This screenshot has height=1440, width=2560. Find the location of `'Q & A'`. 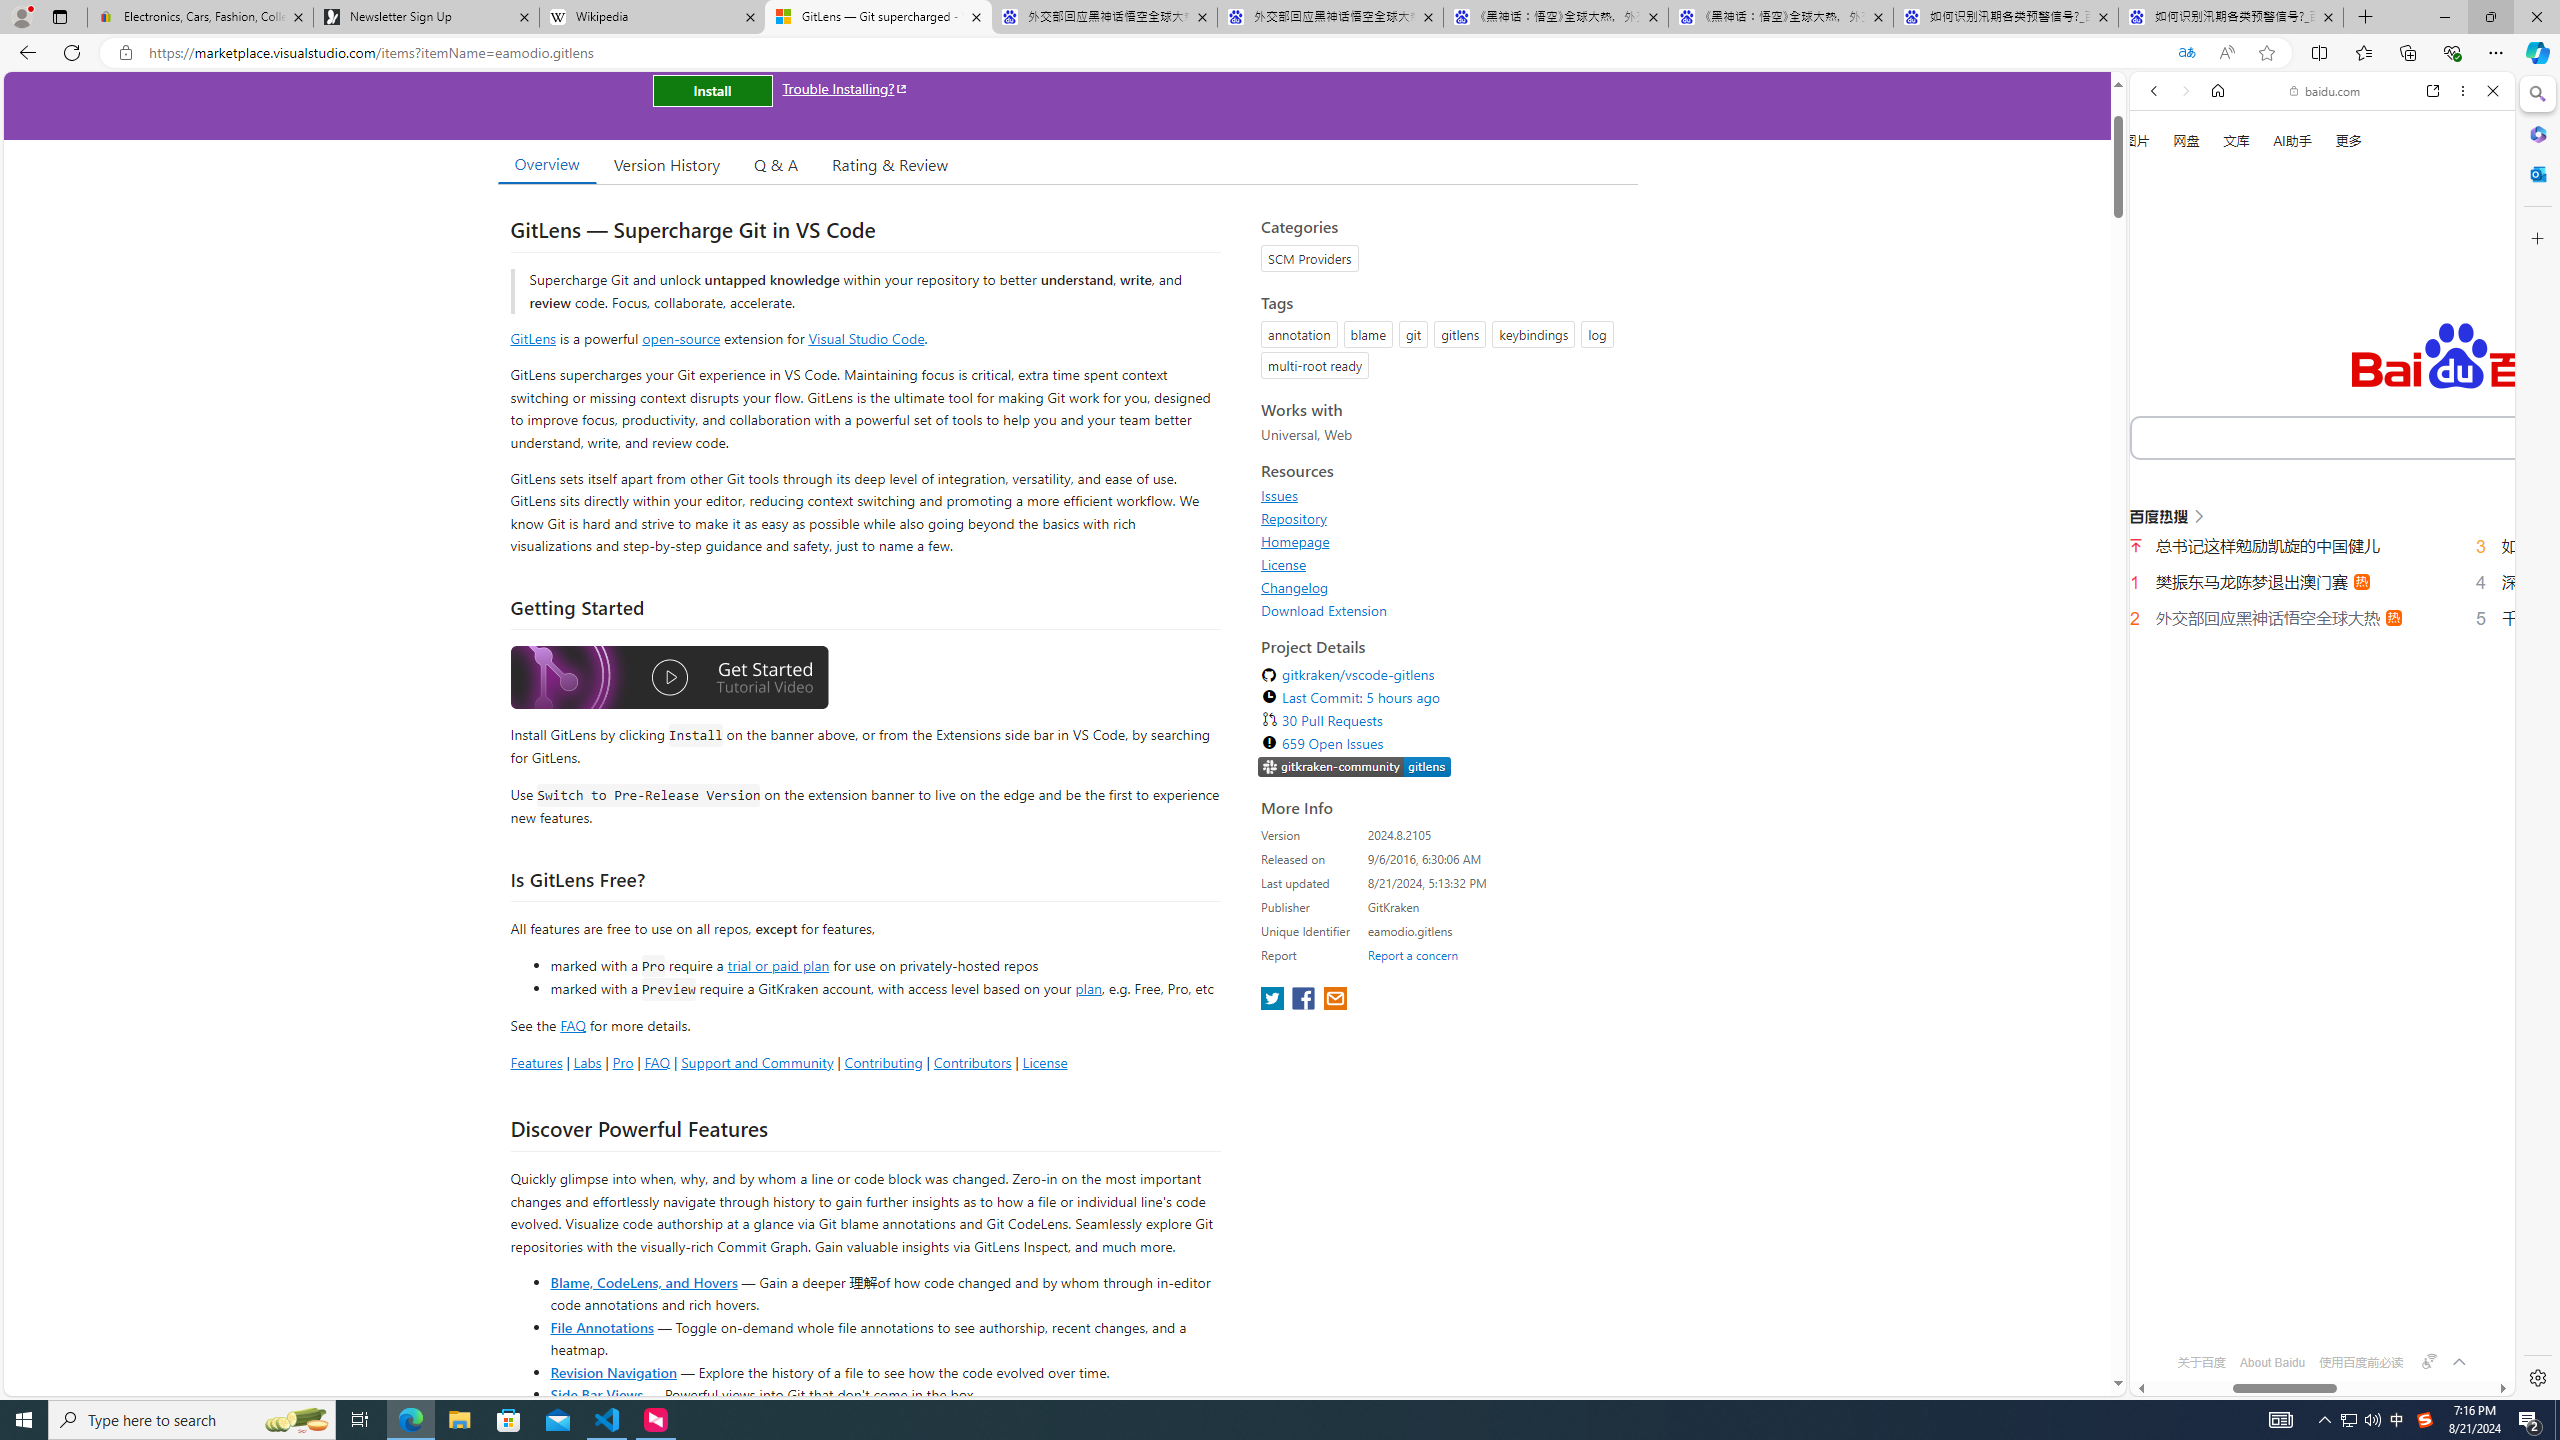

'Q & A' is located at coordinates (775, 164).